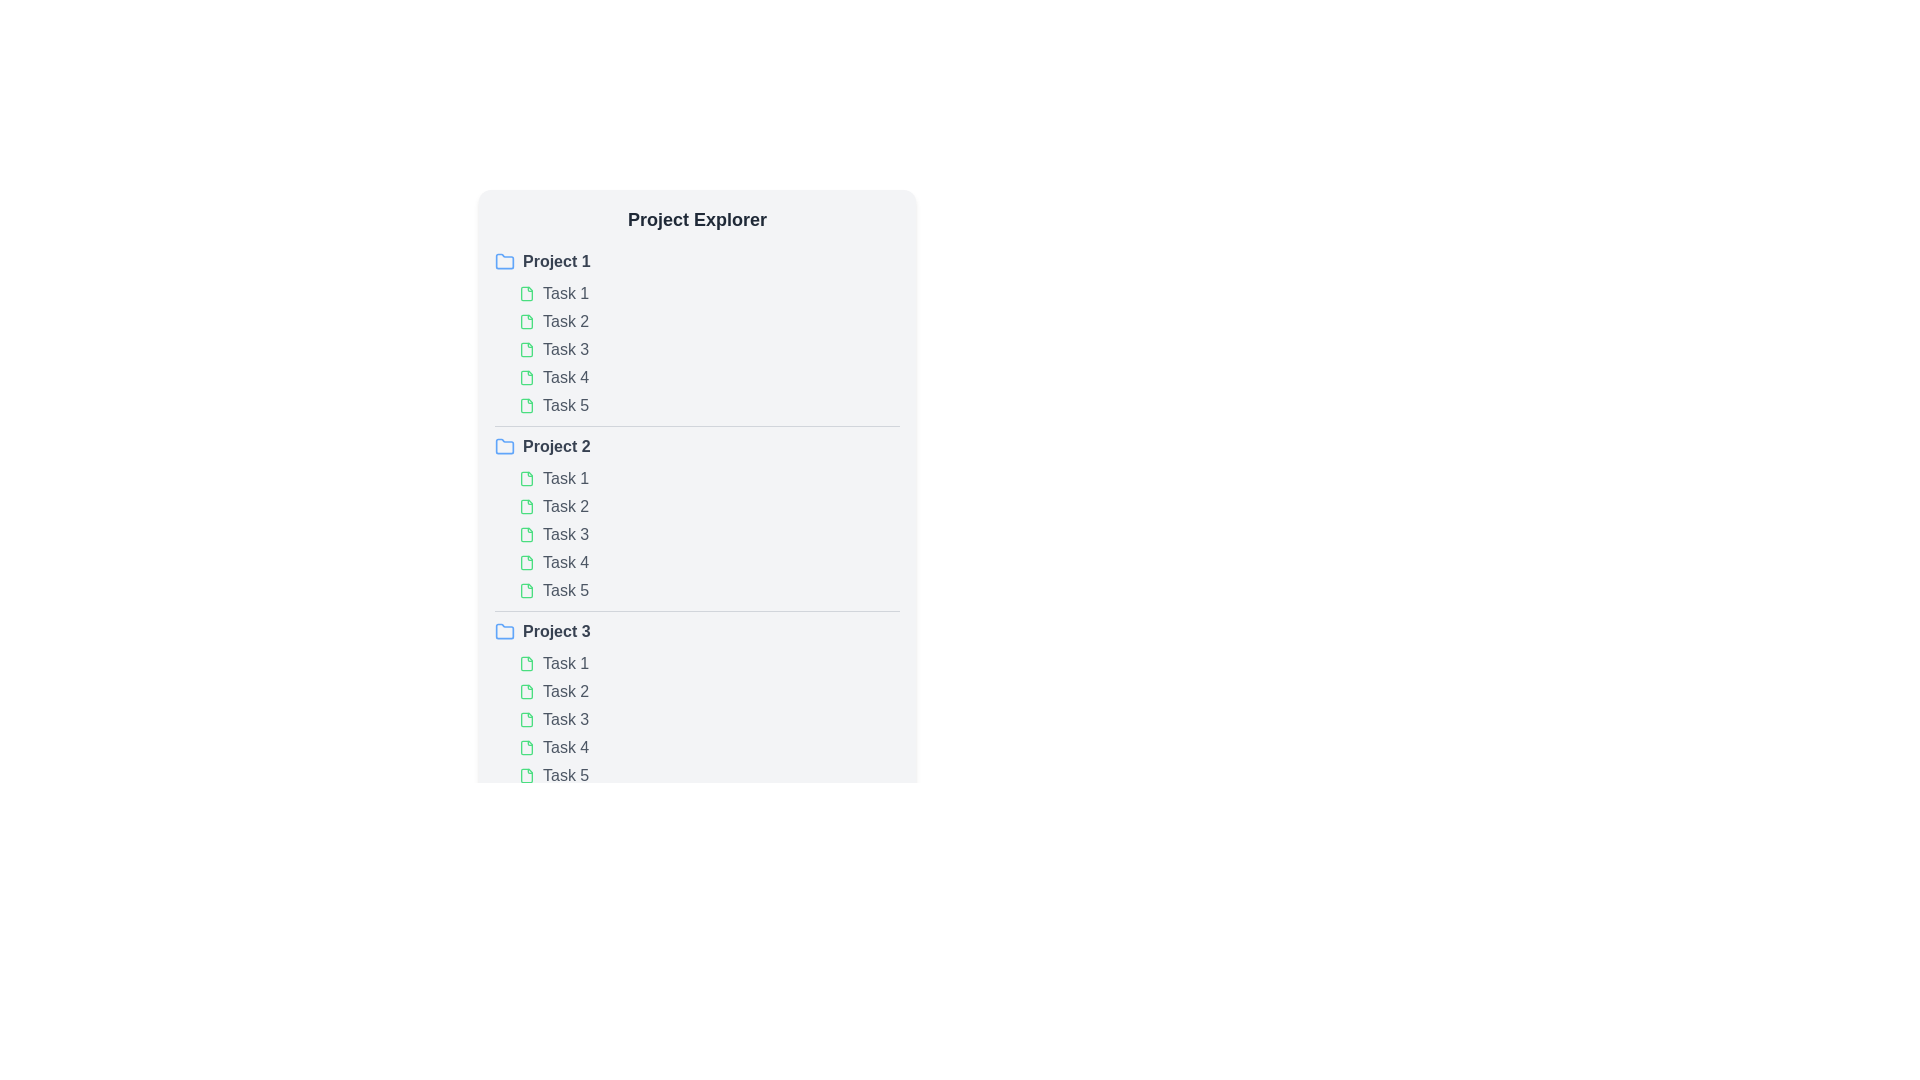  What do you see at coordinates (527, 589) in the screenshot?
I see `the icon representing the status of 'Task 5' in 'Project 2'` at bounding box center [527, 589].